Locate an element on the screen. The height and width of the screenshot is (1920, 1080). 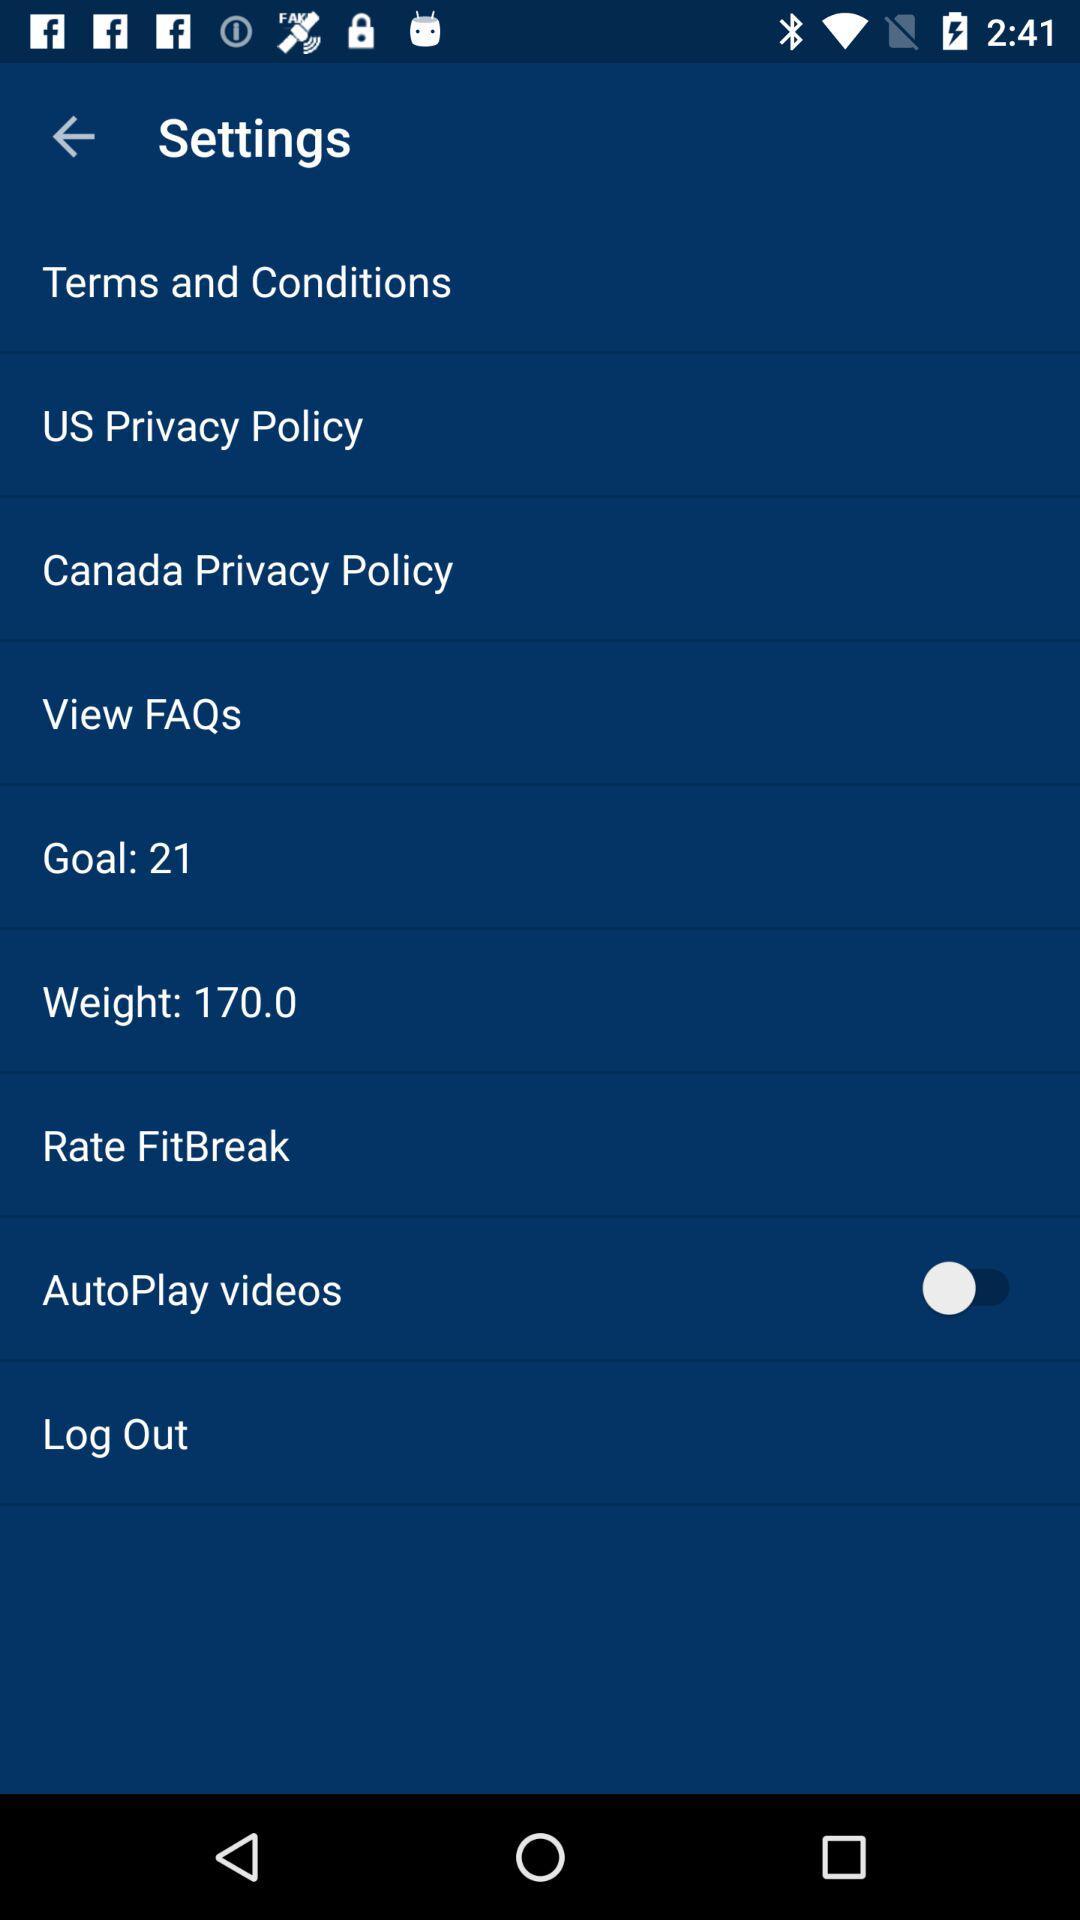
icon to the right of the autoplay videos icon is located at coordinates (974, 1288).